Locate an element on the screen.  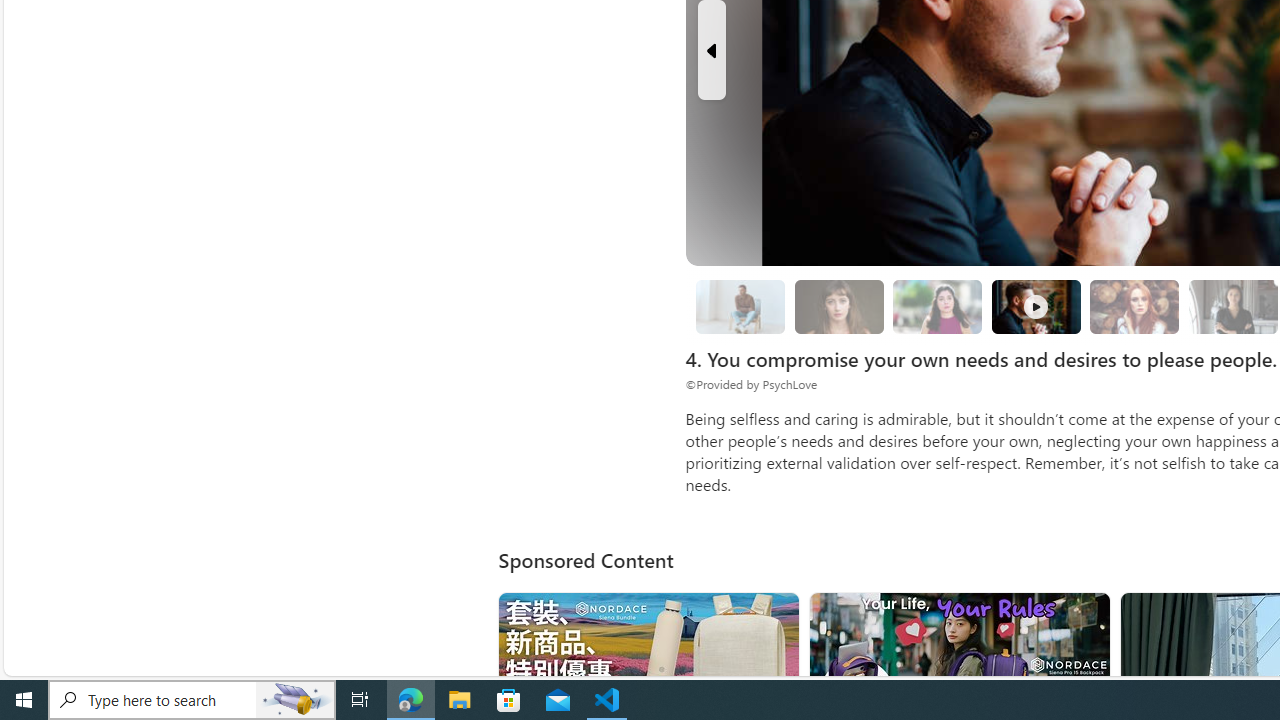
'8. Surround yourself with solution-oriented people.' is located at coordinates (1231, 307).